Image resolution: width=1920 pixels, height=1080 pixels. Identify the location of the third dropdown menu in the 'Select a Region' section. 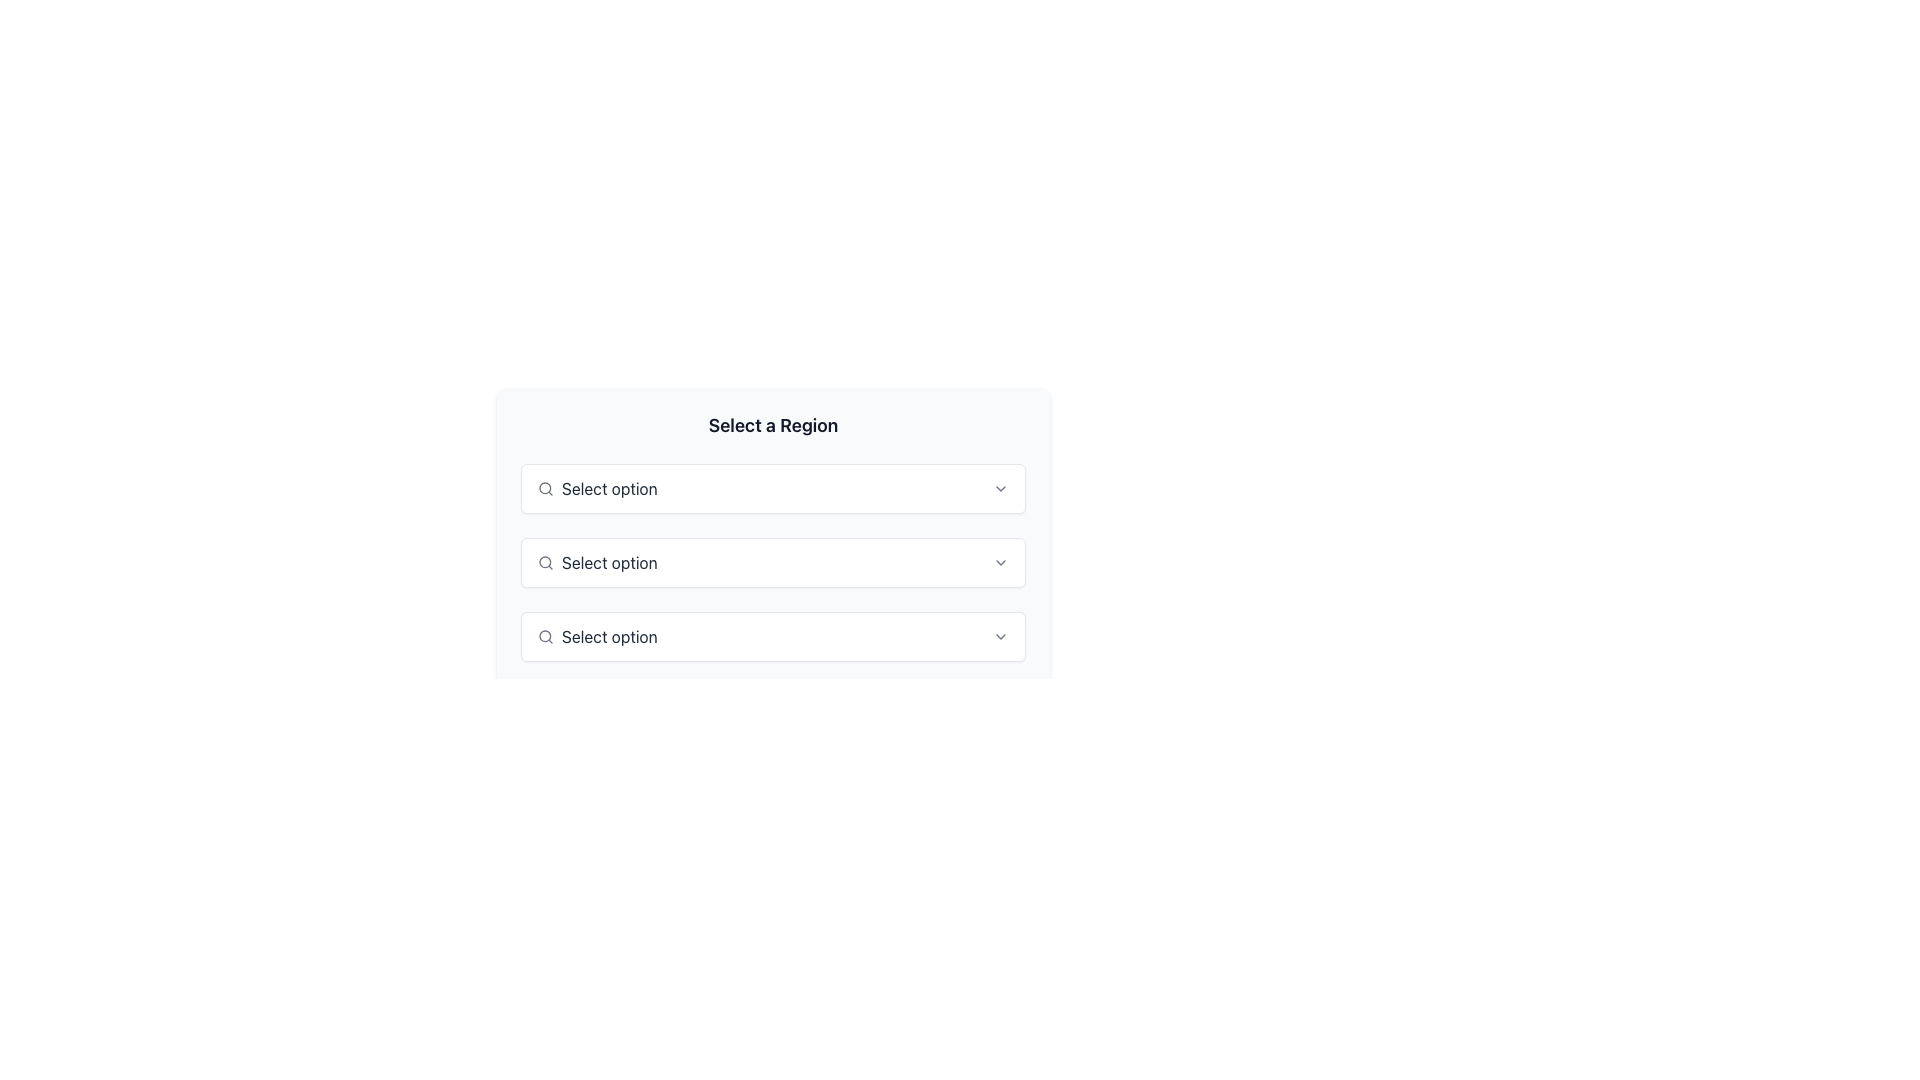
(772, 636).